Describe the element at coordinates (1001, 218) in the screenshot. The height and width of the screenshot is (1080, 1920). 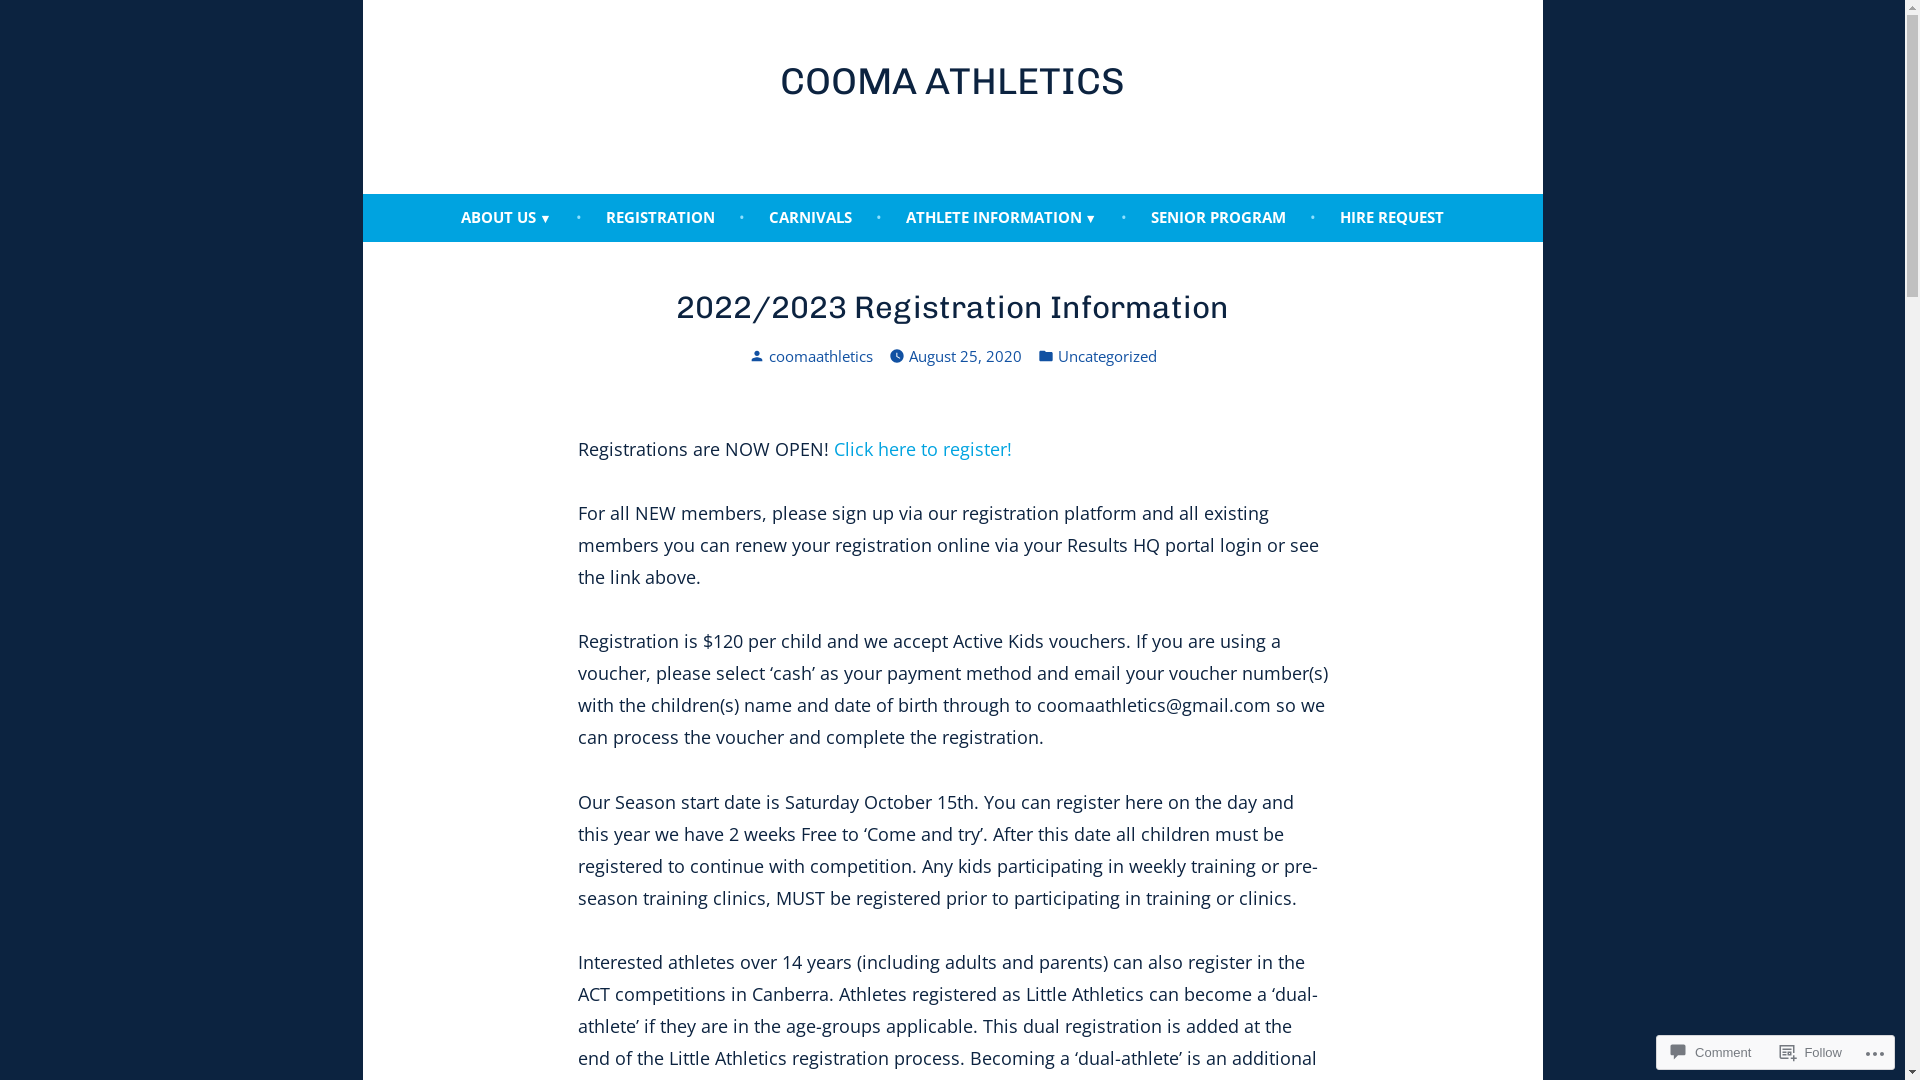
I see `'ATHLETE INFORMATION'` at that location.